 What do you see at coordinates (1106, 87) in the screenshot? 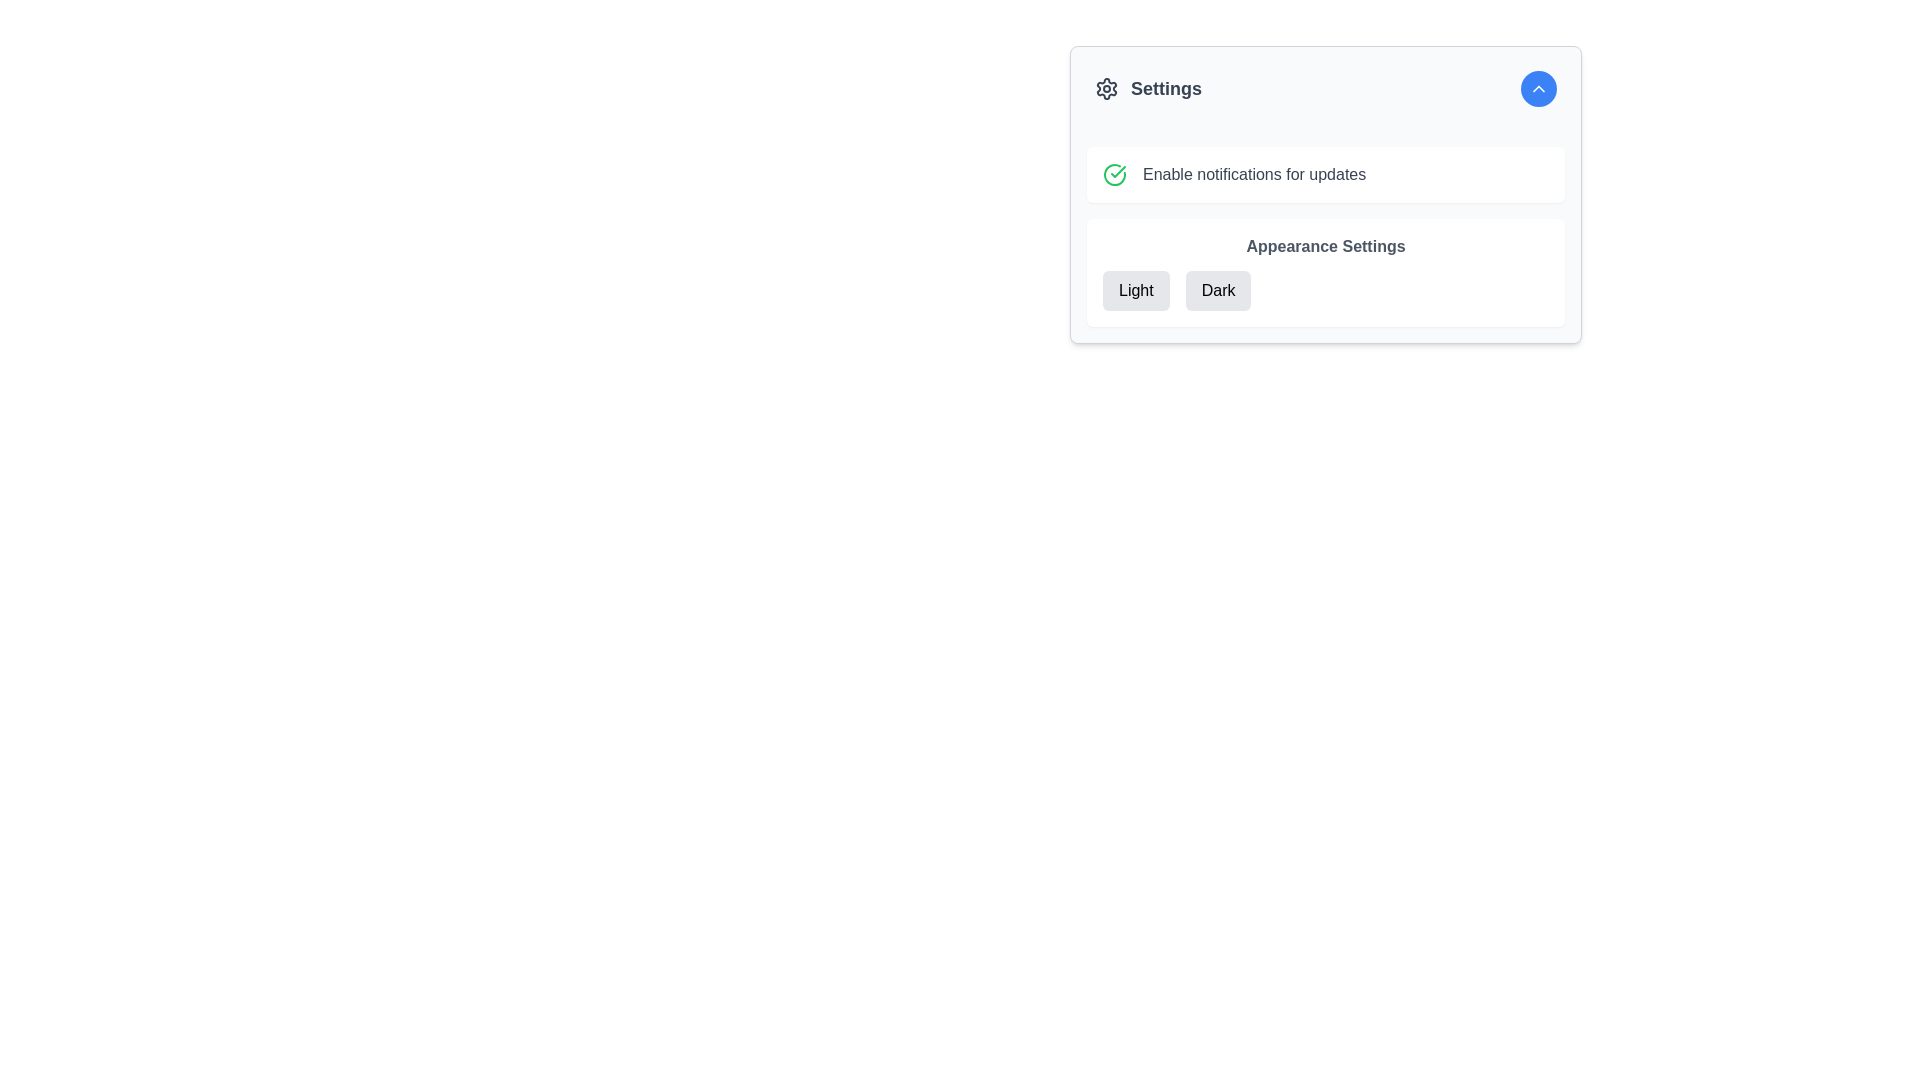
I see `the settings cogwheel icon located` at bounding box center [1106, 87].